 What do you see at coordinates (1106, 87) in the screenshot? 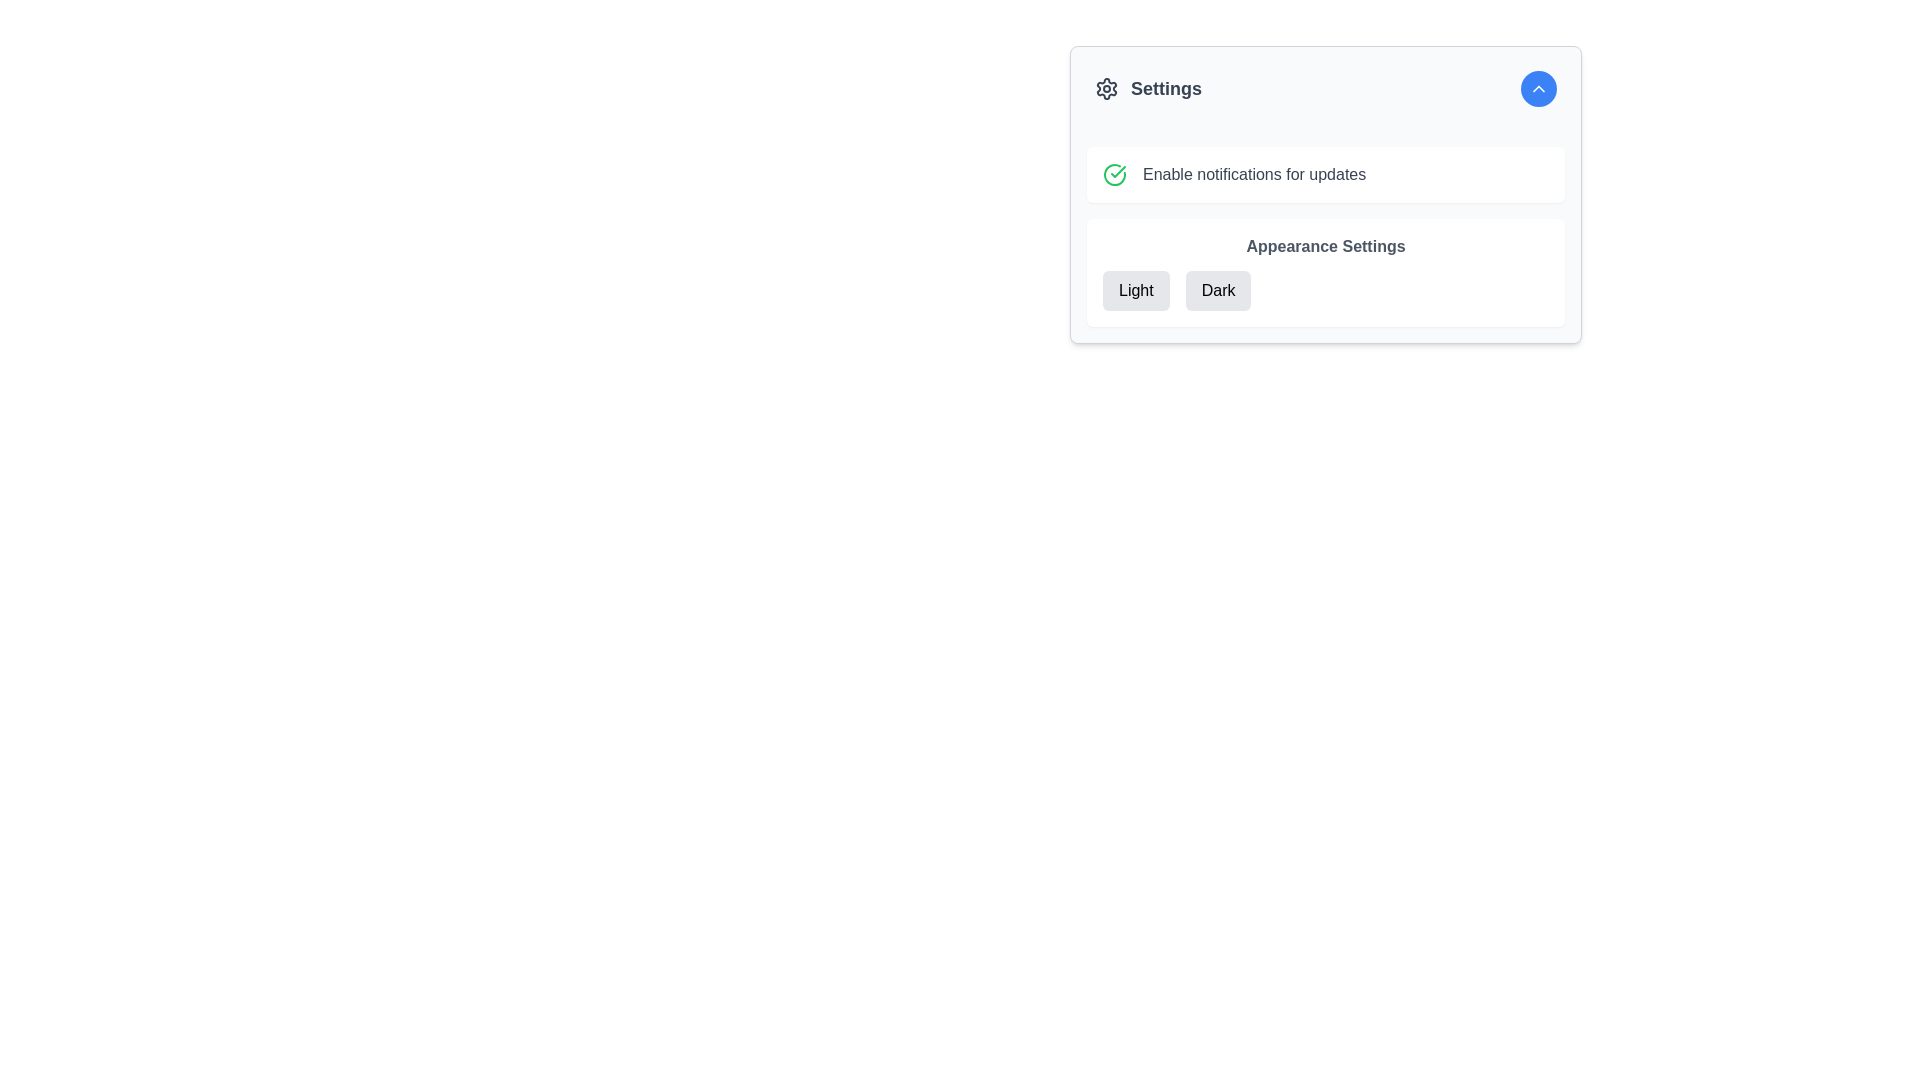
I see `the settings cogwheel icon located` at bounding box center [1106, 87].